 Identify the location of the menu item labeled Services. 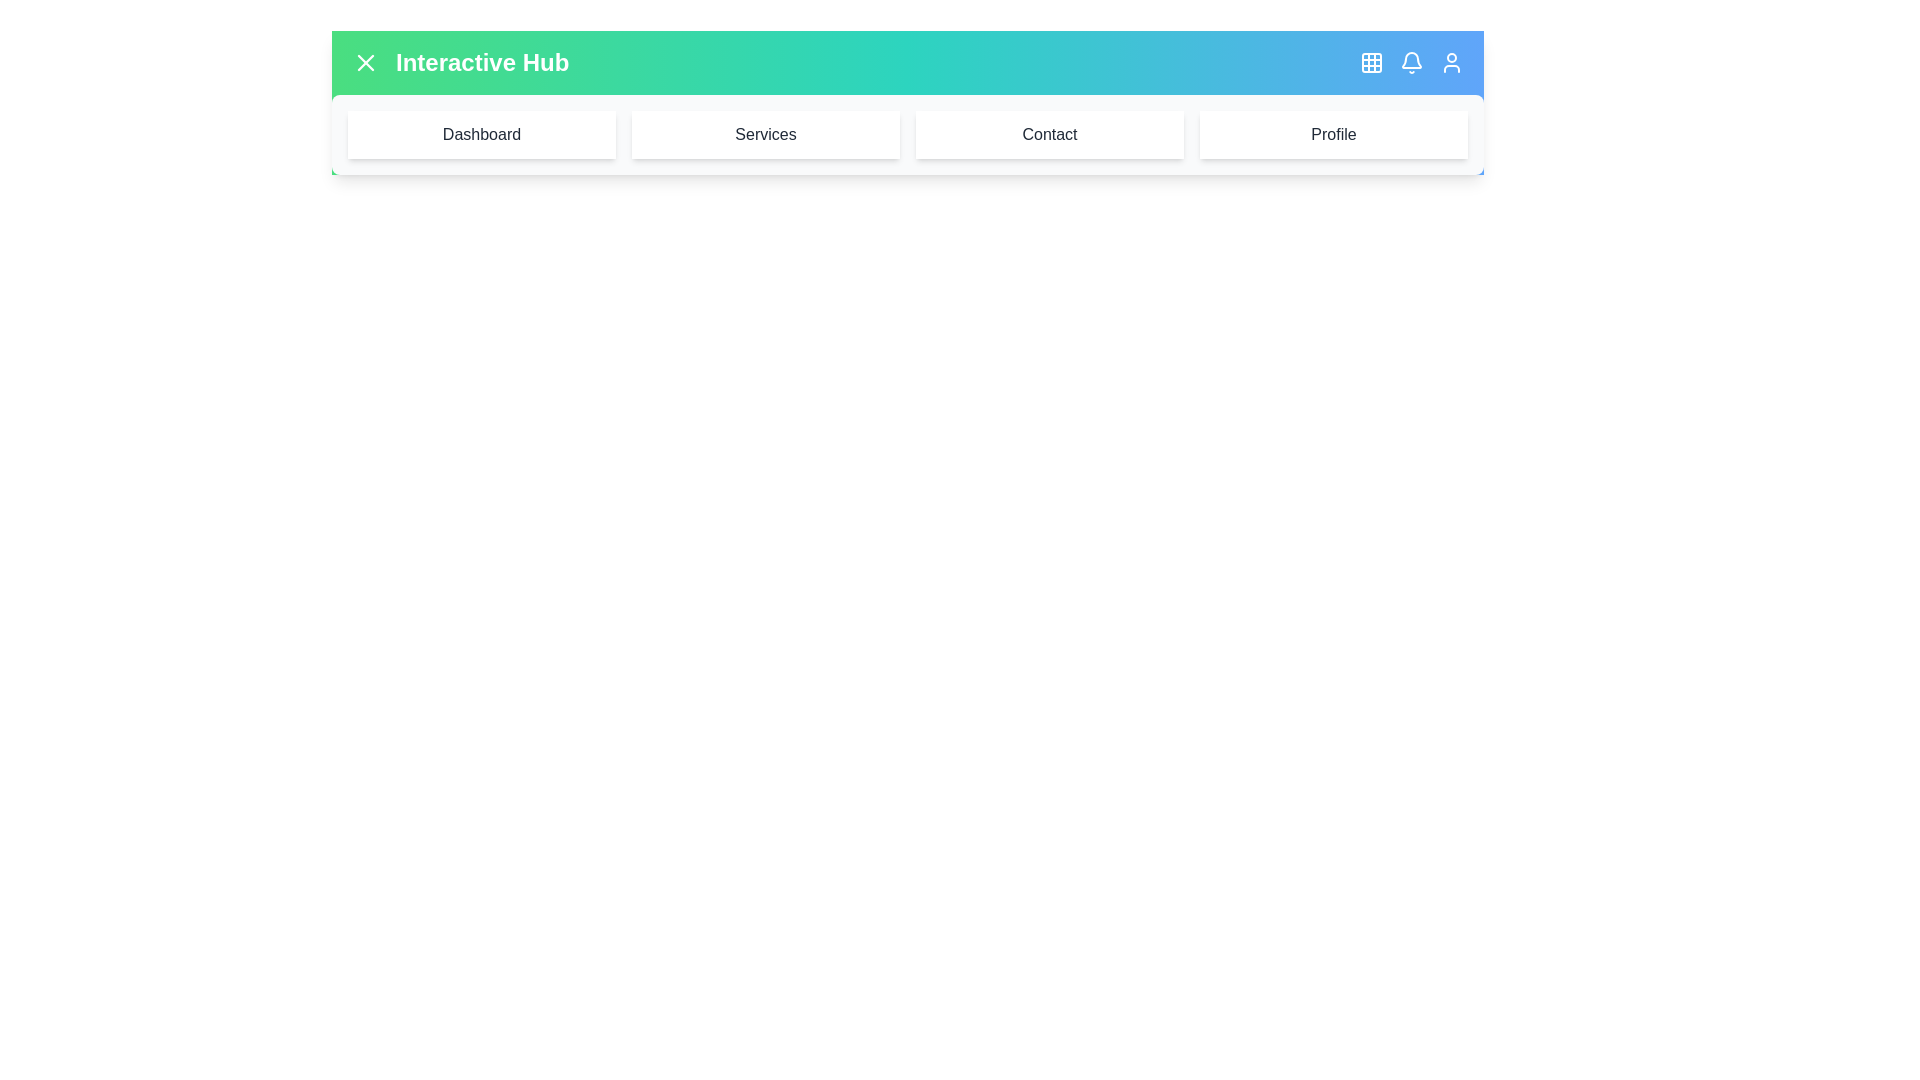
(765, 135).